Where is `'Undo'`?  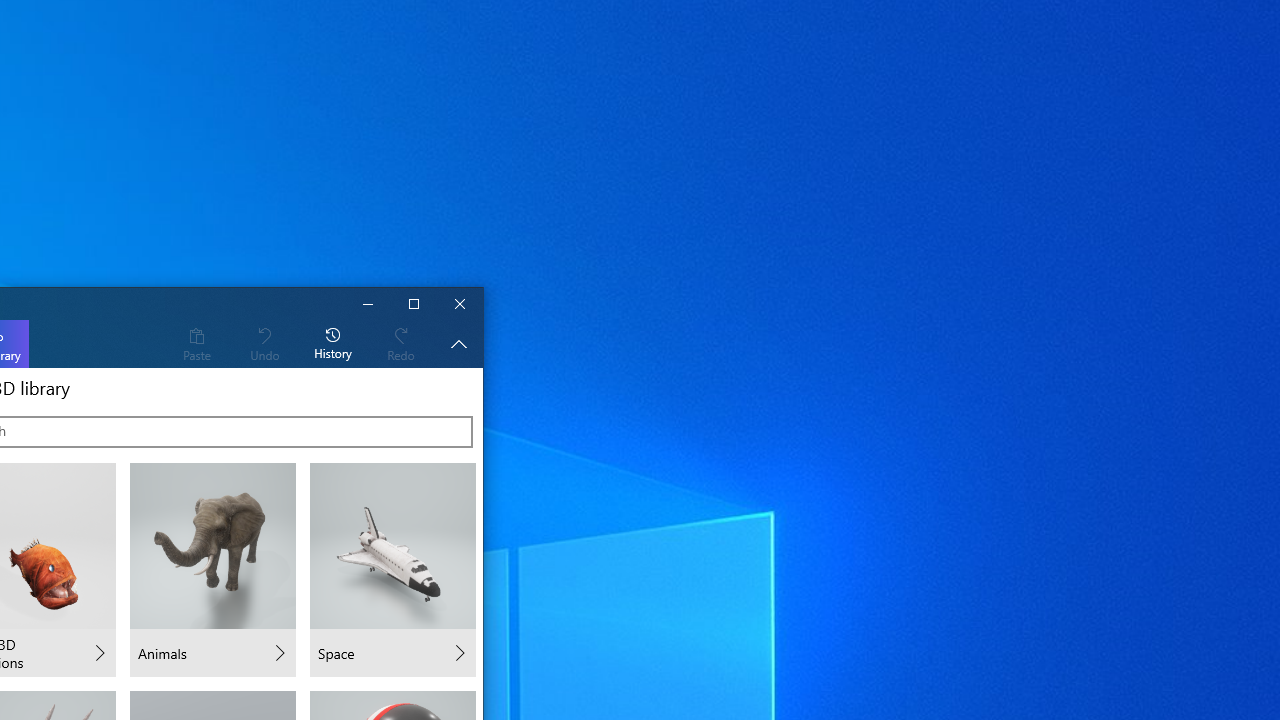
'Undo' is located at coordinates (263, 342).